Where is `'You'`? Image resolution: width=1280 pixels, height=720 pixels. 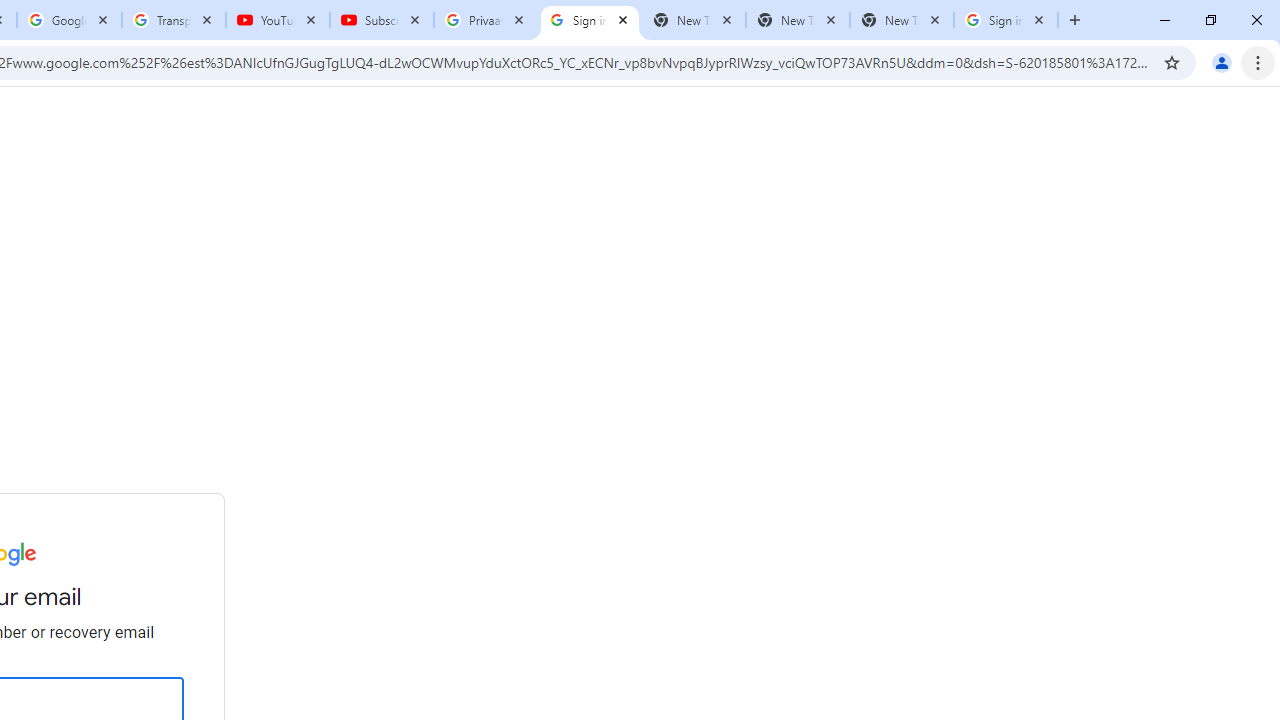
'You' is located at coordinates (1220, 61).